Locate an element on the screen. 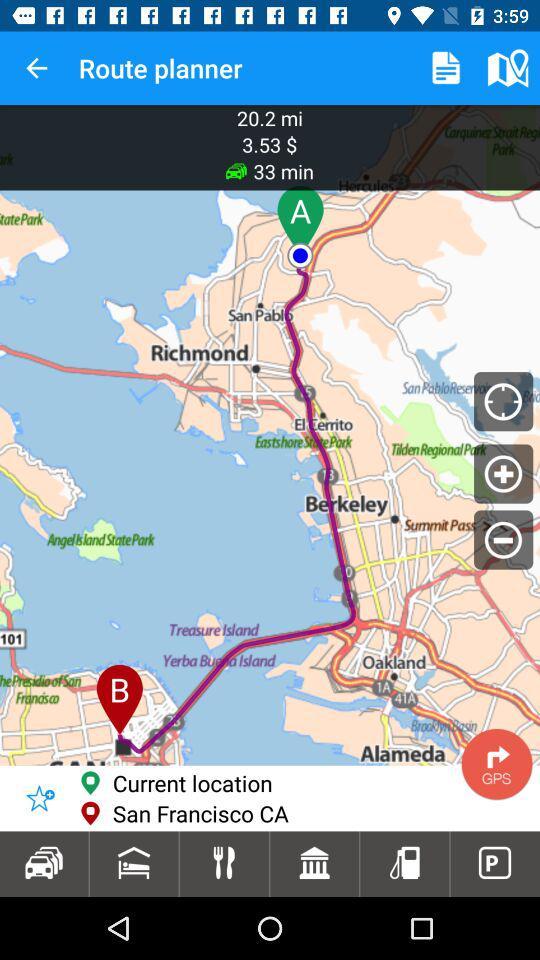 The image size is (540, 960). the font icon is located at coordinates (139, 811).